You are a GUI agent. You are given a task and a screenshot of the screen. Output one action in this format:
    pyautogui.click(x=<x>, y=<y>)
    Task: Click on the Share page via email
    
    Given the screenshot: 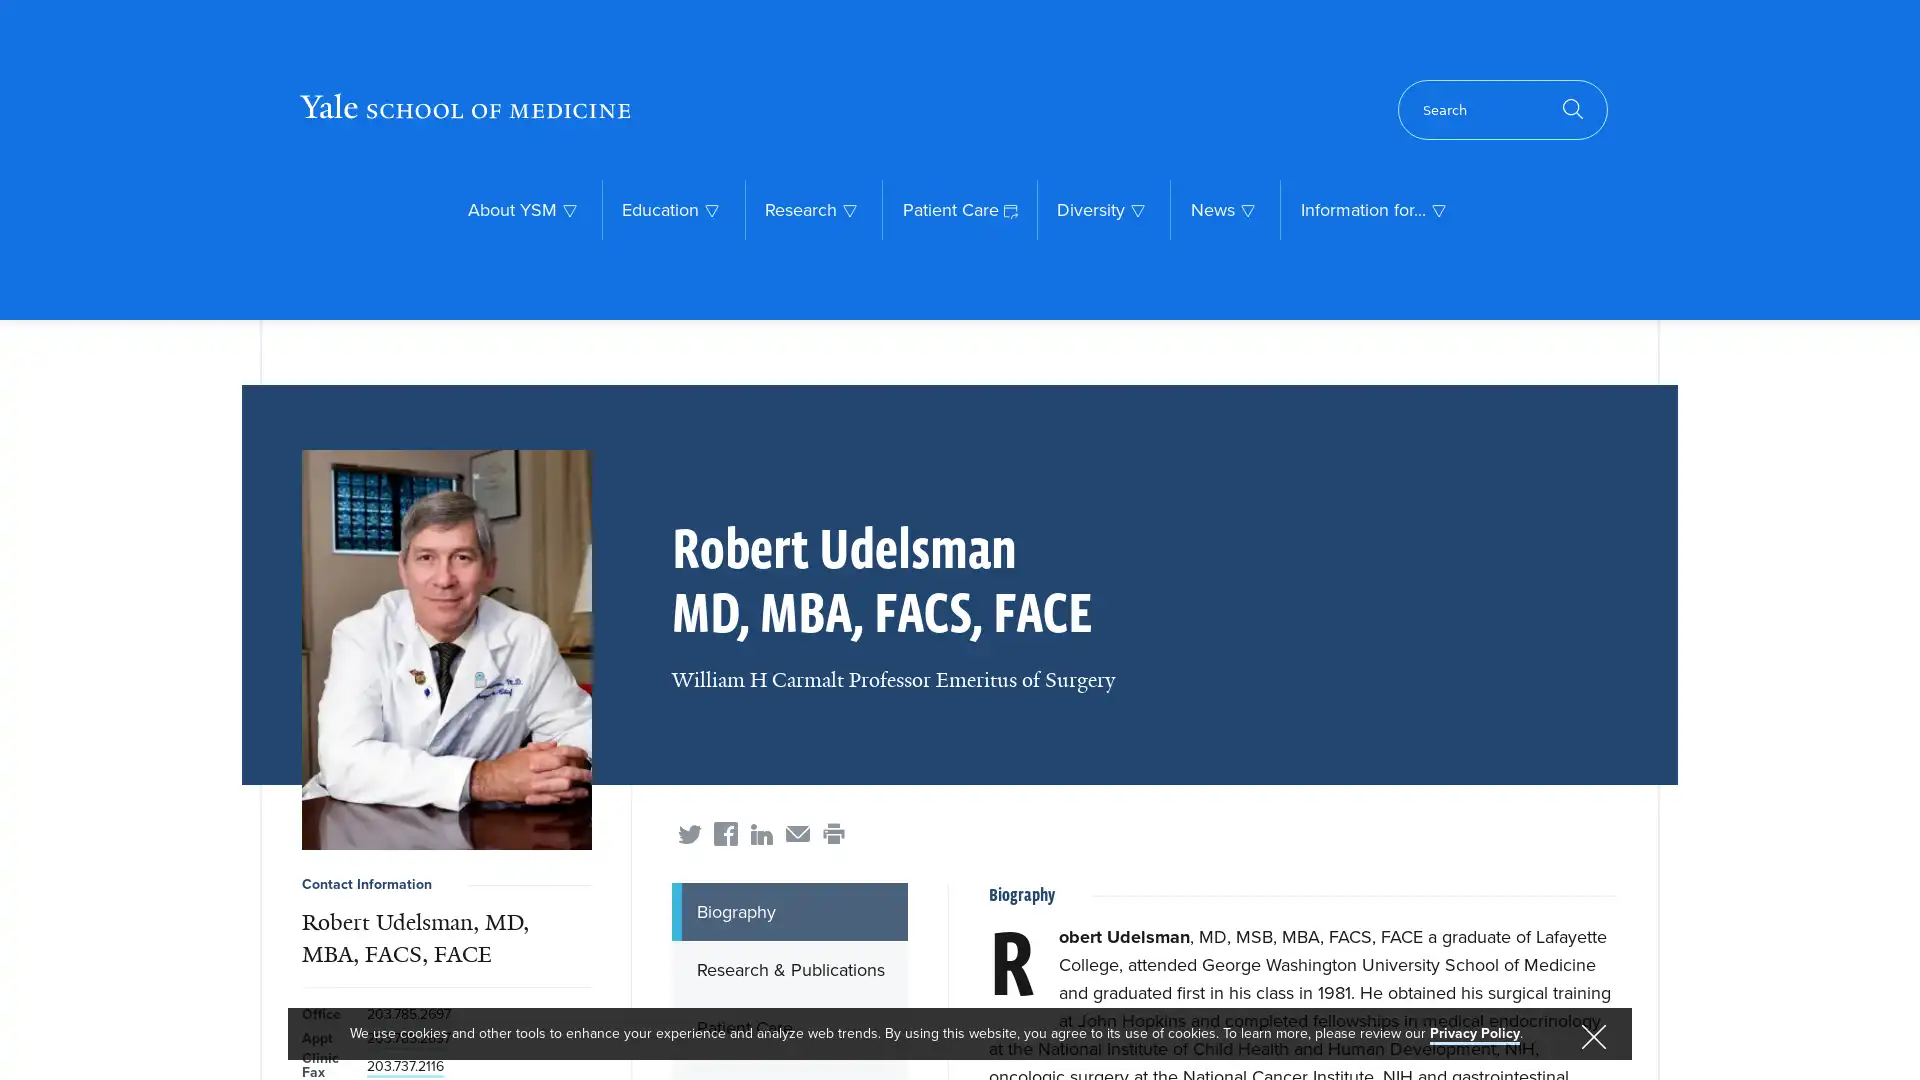 What is the action you would take?
    pyautogui.click(x=796, y=833)
    